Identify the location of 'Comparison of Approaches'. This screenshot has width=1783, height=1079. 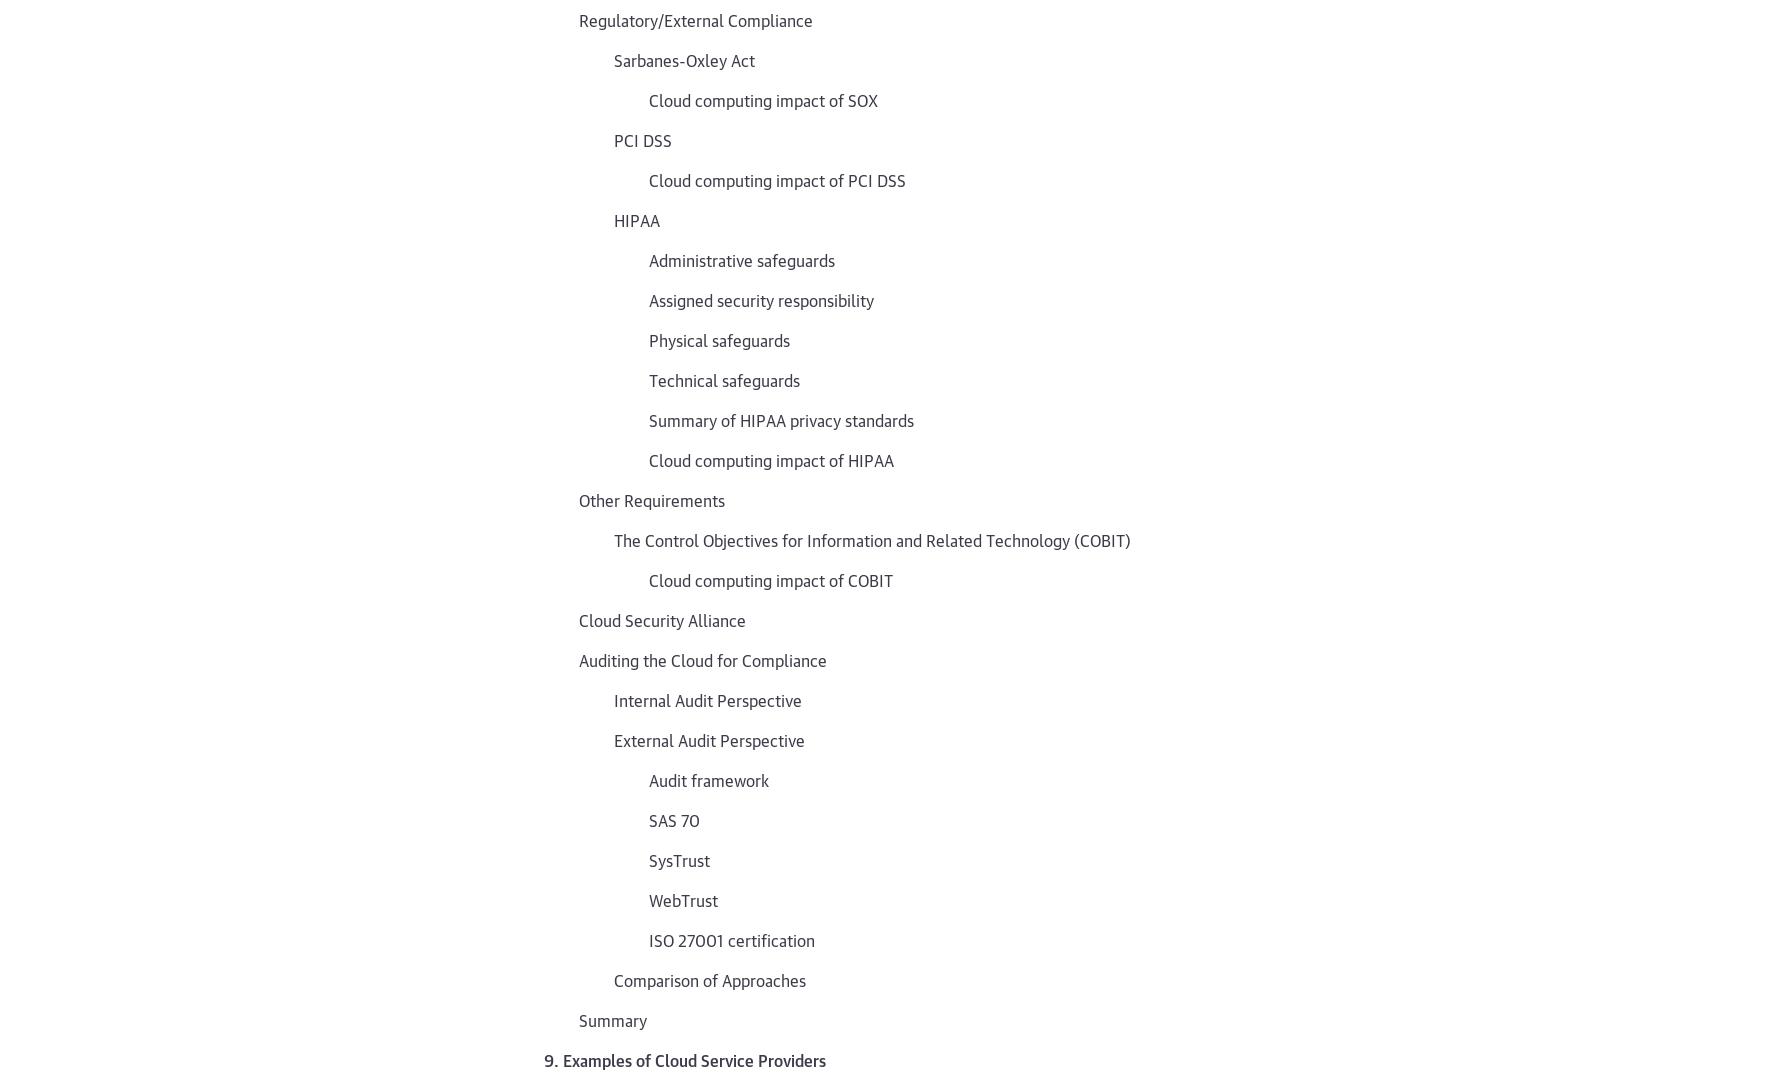
(708, 977).